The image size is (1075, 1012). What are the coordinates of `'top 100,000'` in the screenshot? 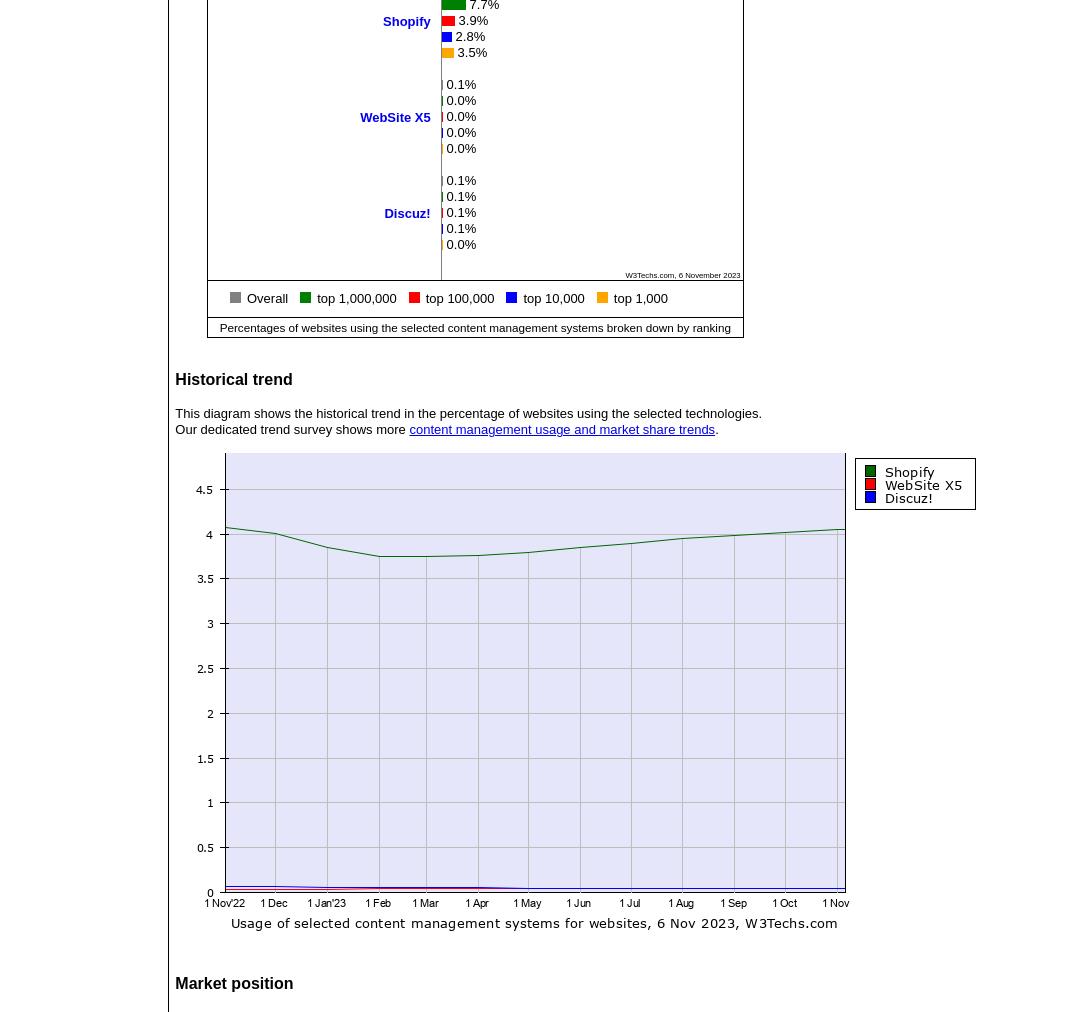 It's located at (423, 297).